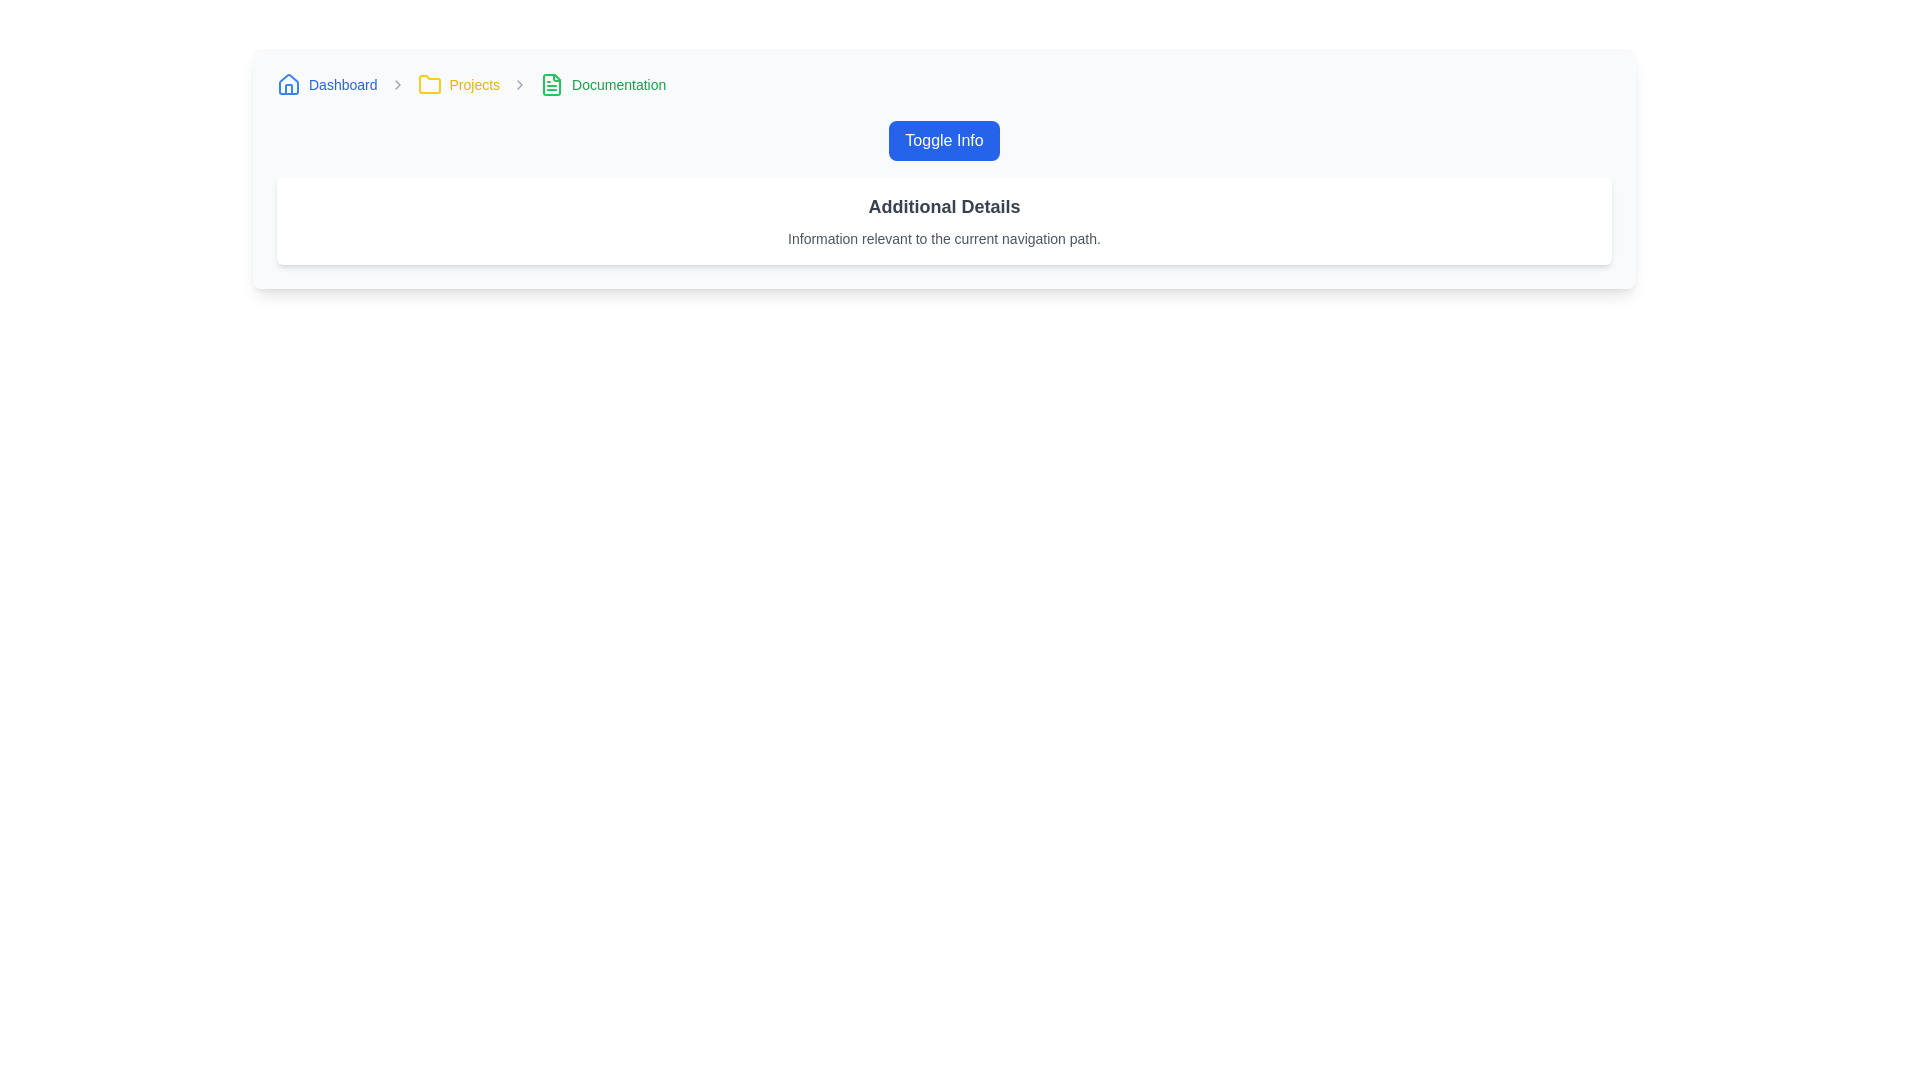 The height and width of the screenshot is (1080, 1920). I want to click on the Breadcrumb item that has a green document icon and the text 'Documentation', which is the third item in the breadcrumb navigation bar, so click(602, 83).